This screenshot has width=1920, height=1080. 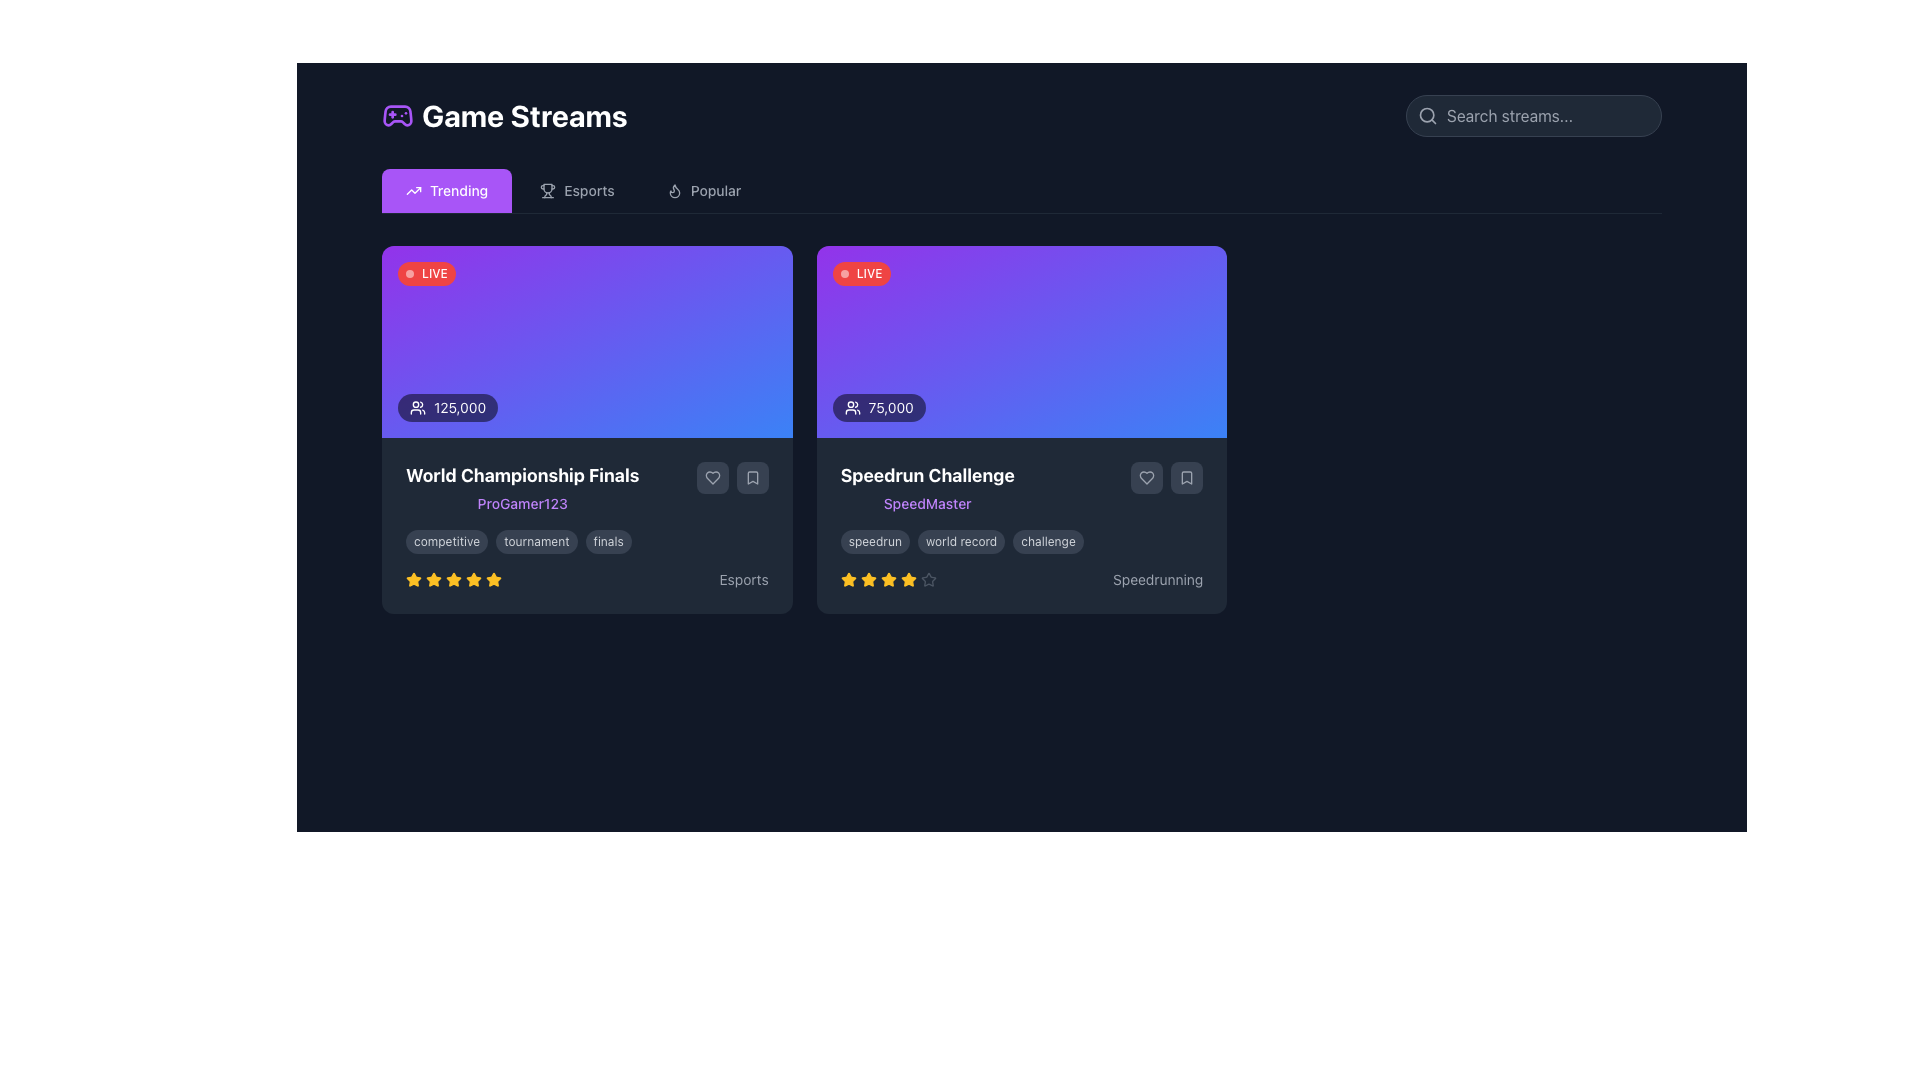 I want to click on text content of the title and username of the streamer displayed in the leftmost card under the 'Trending' tab, located towards the bottom of the card above the tag elements and star rating section, so click(x=522, y=488).